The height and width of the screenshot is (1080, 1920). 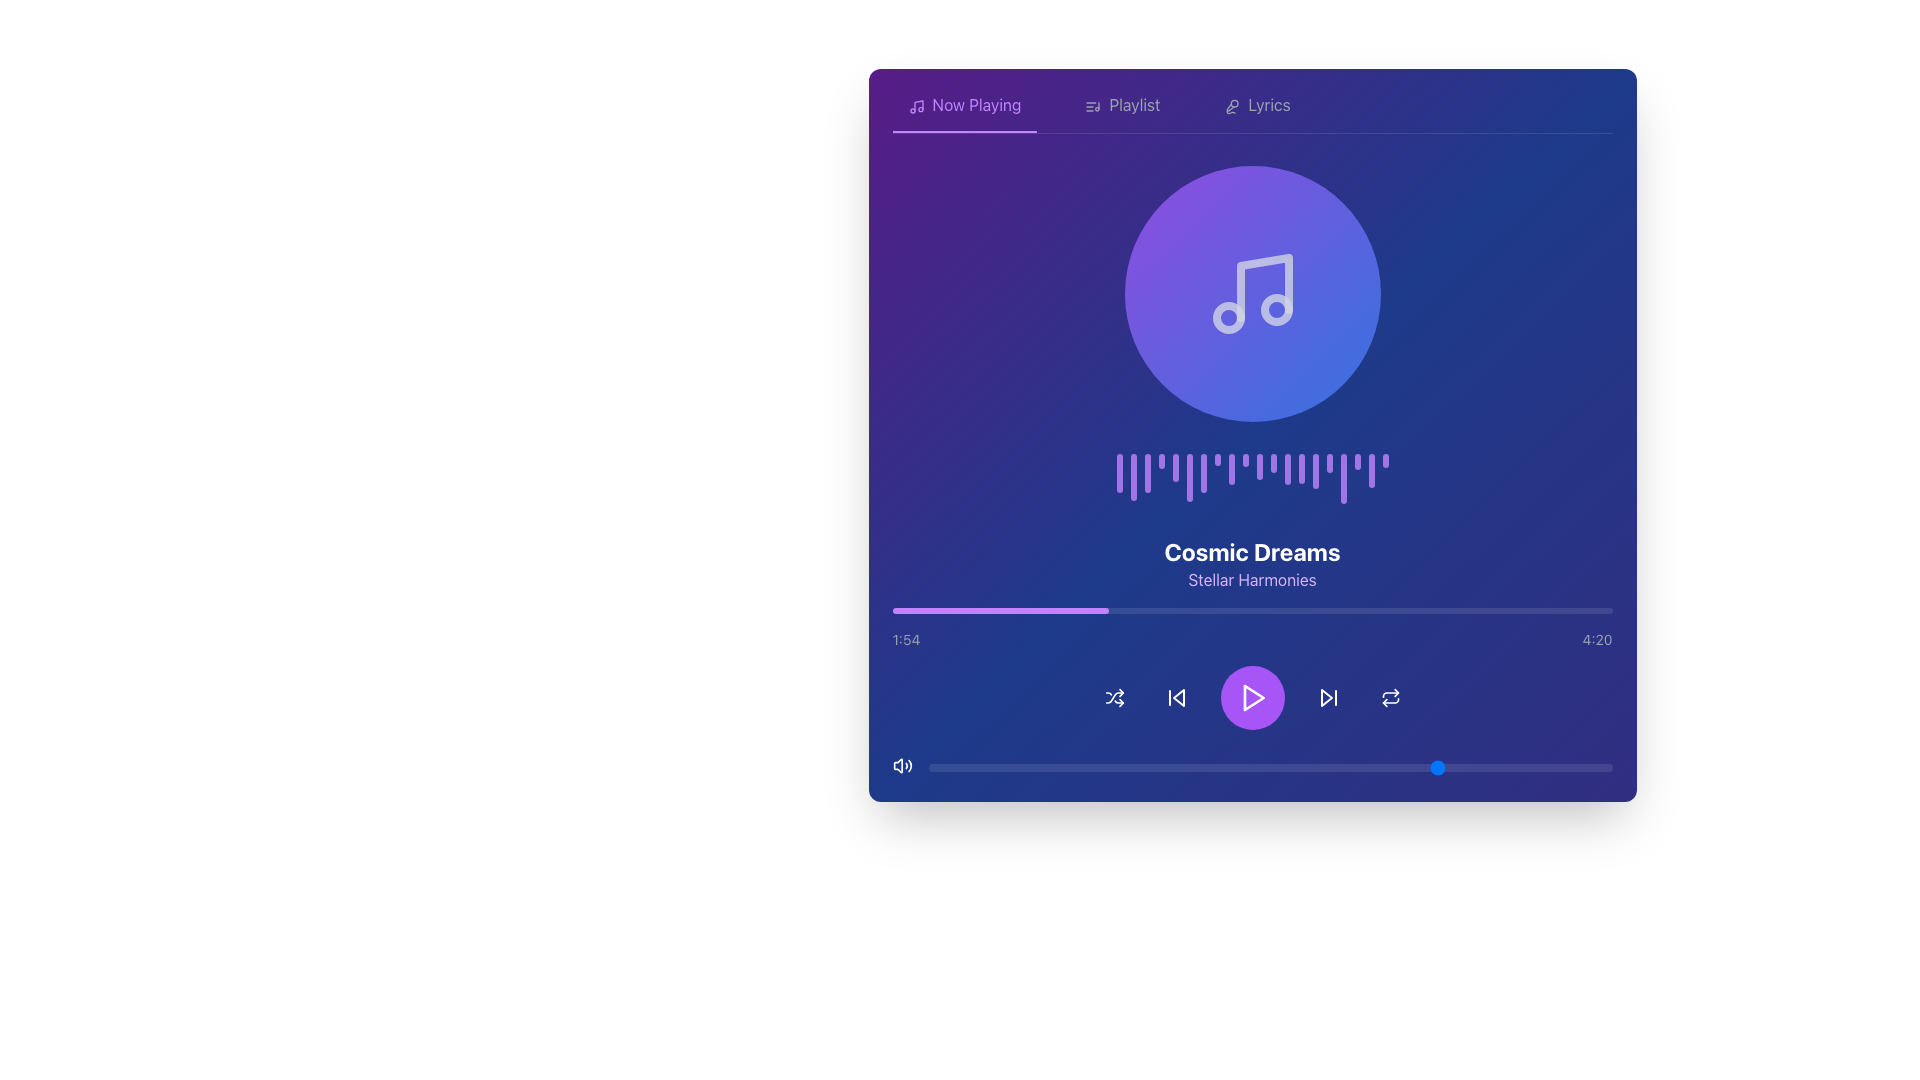 What do you see at coordinates (1244, 460) in the screenshot?
I see `the 10th vertical purple decorative bar from the left, which is part of a series of bars below a circular music icon` at bounding box center [1244, 460].